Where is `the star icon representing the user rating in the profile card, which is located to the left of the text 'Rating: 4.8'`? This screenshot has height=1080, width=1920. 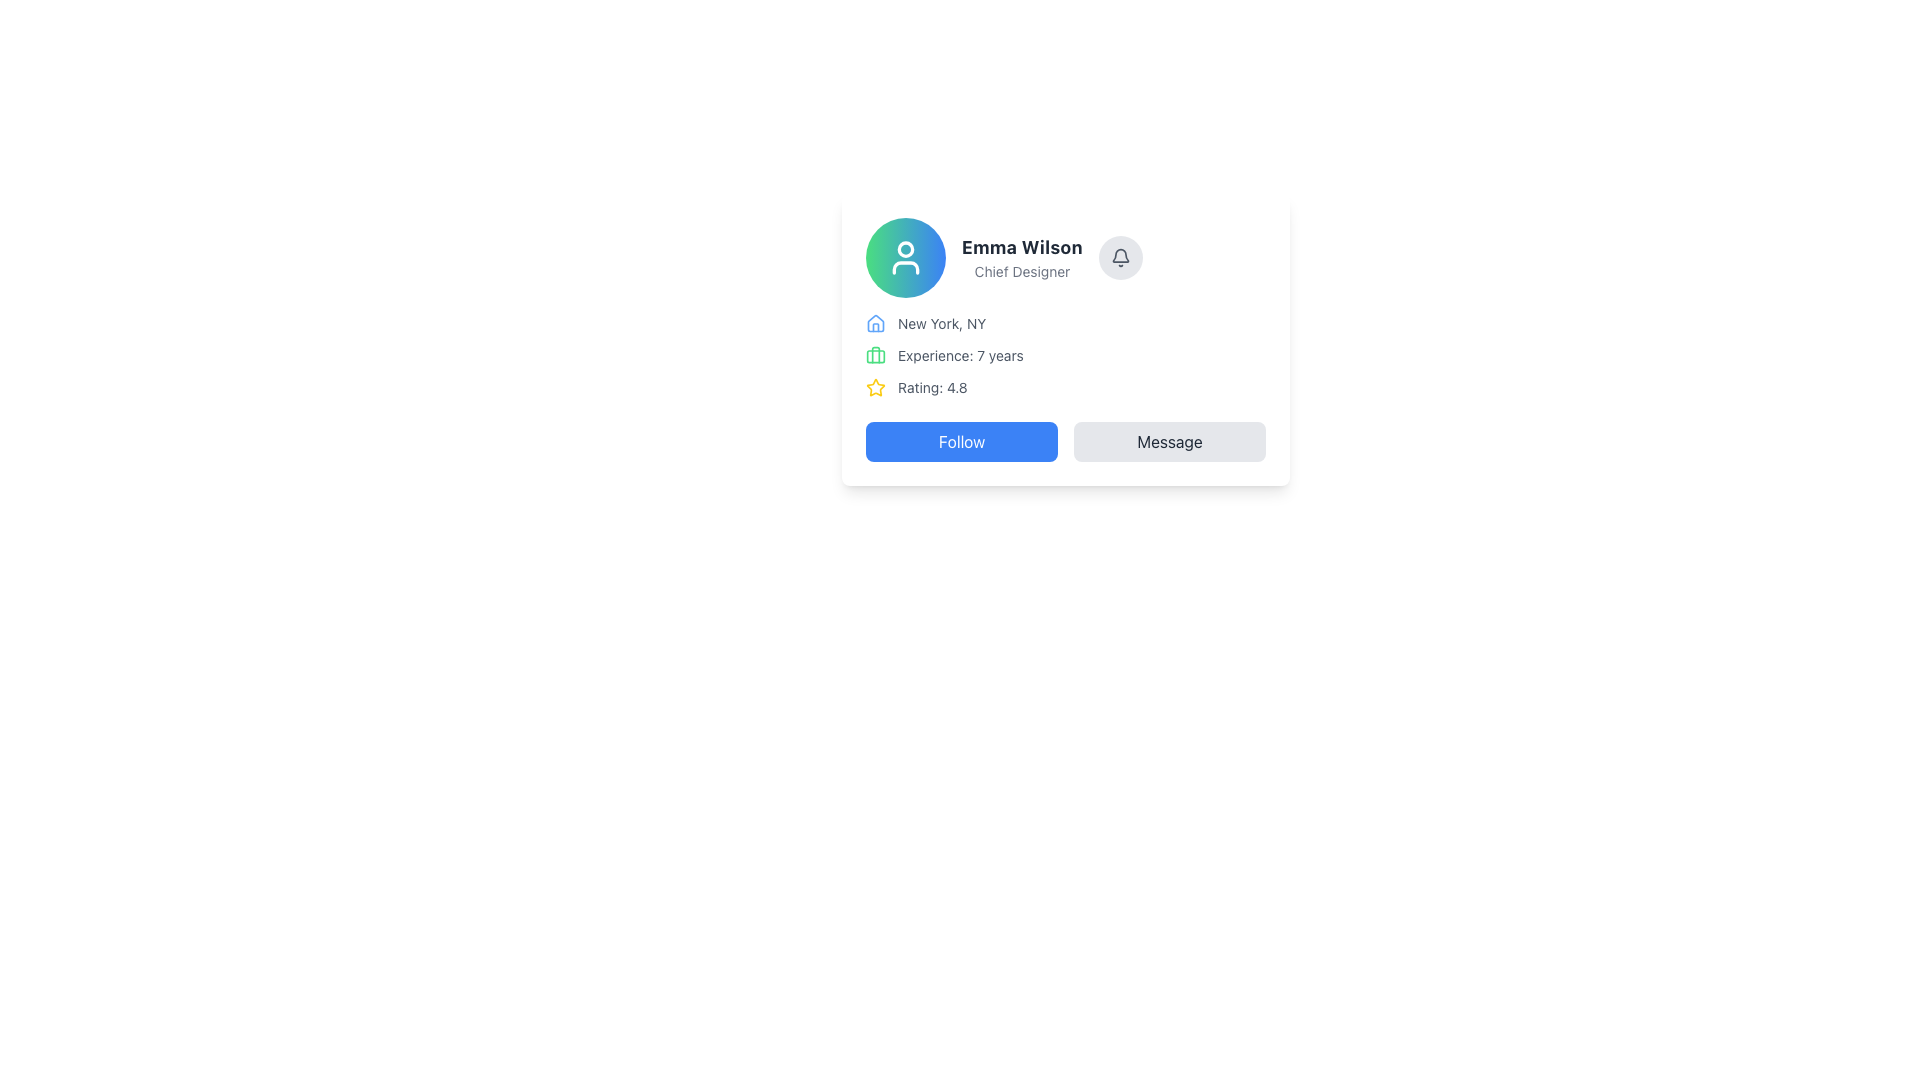 the star icon representing the user rating in the profile card, which is located to the left of the text 'Rating: 4.8' is located at coordinates (875, 387).